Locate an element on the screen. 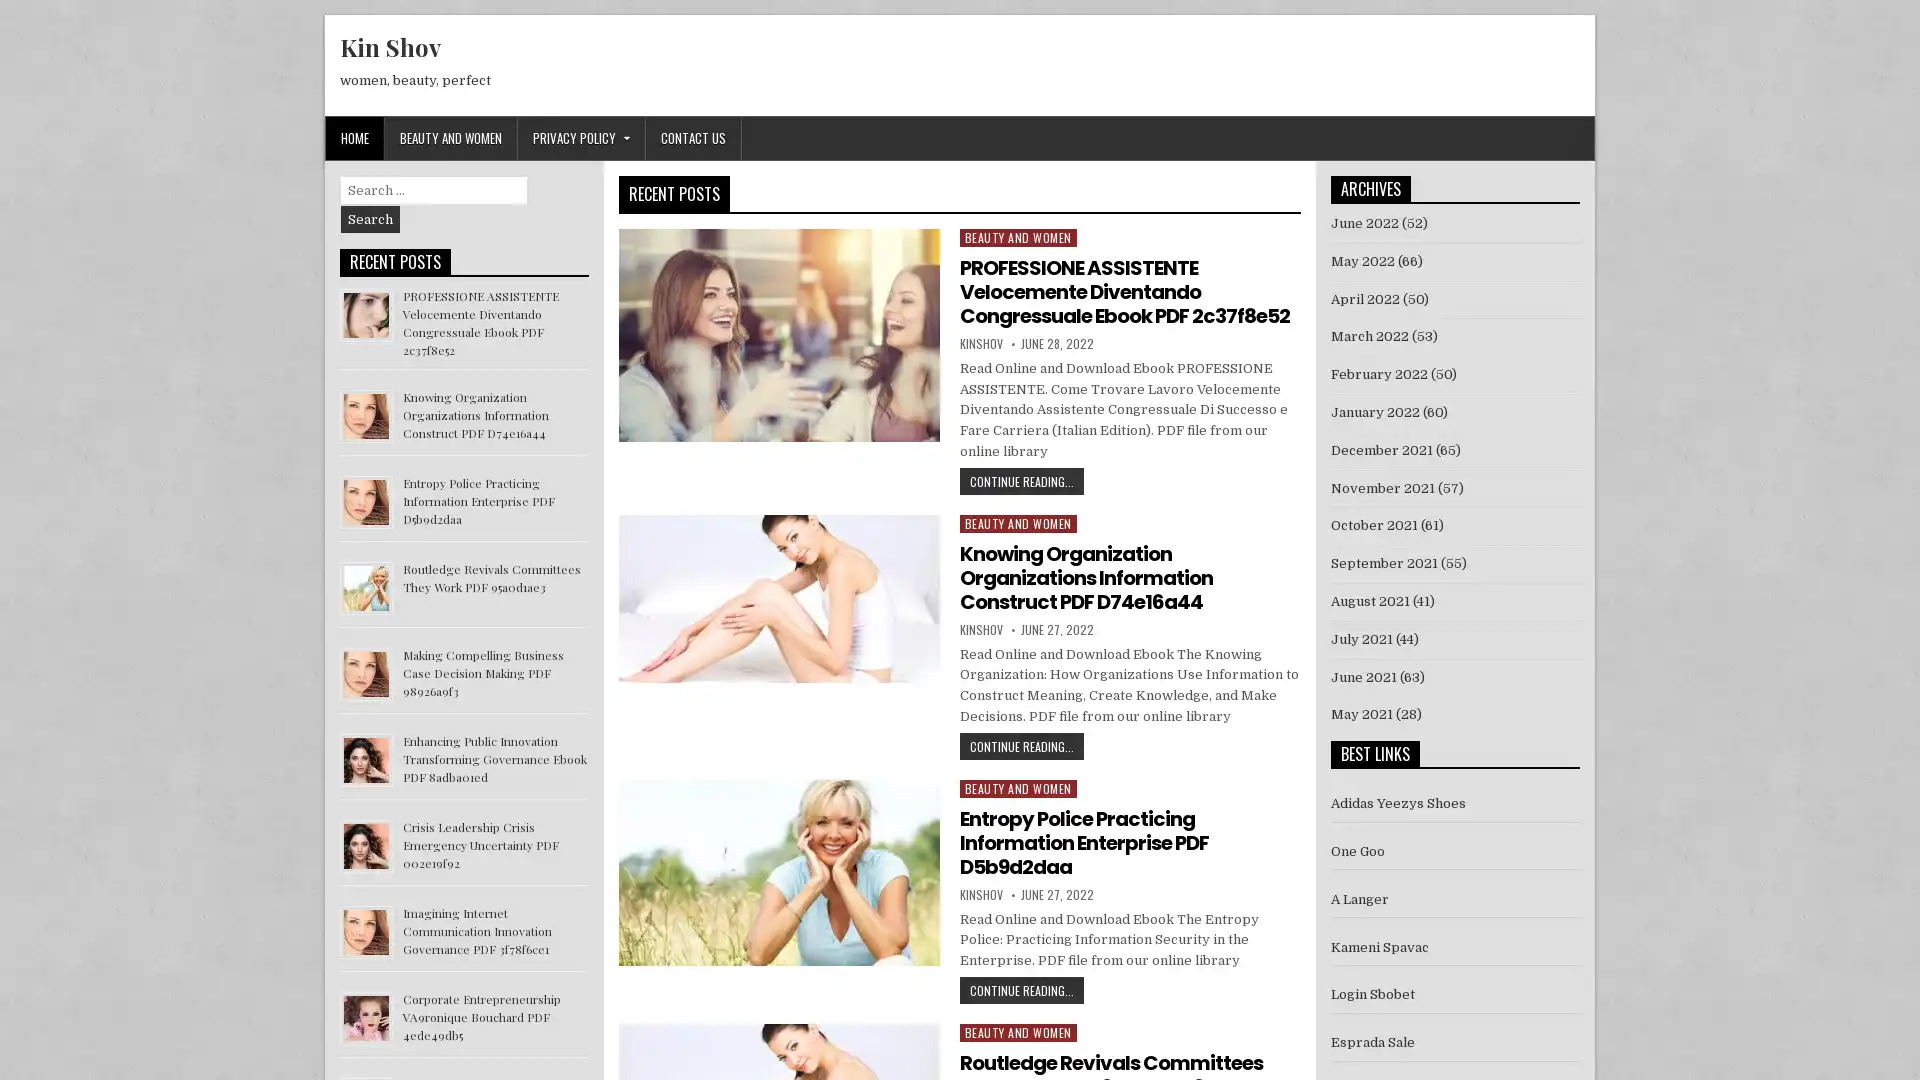  Search is located at coordinates (370, 219).